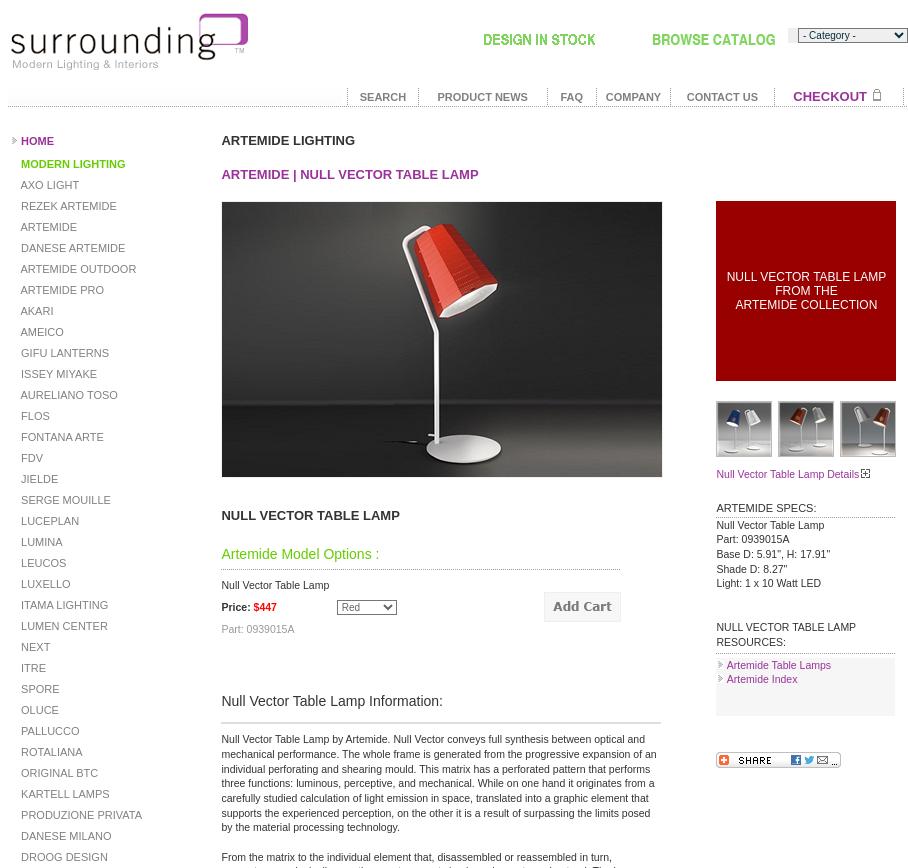 This screenshot has width=908, height=868. I want to click on 'AXO LIGHT', so click(16, 184).